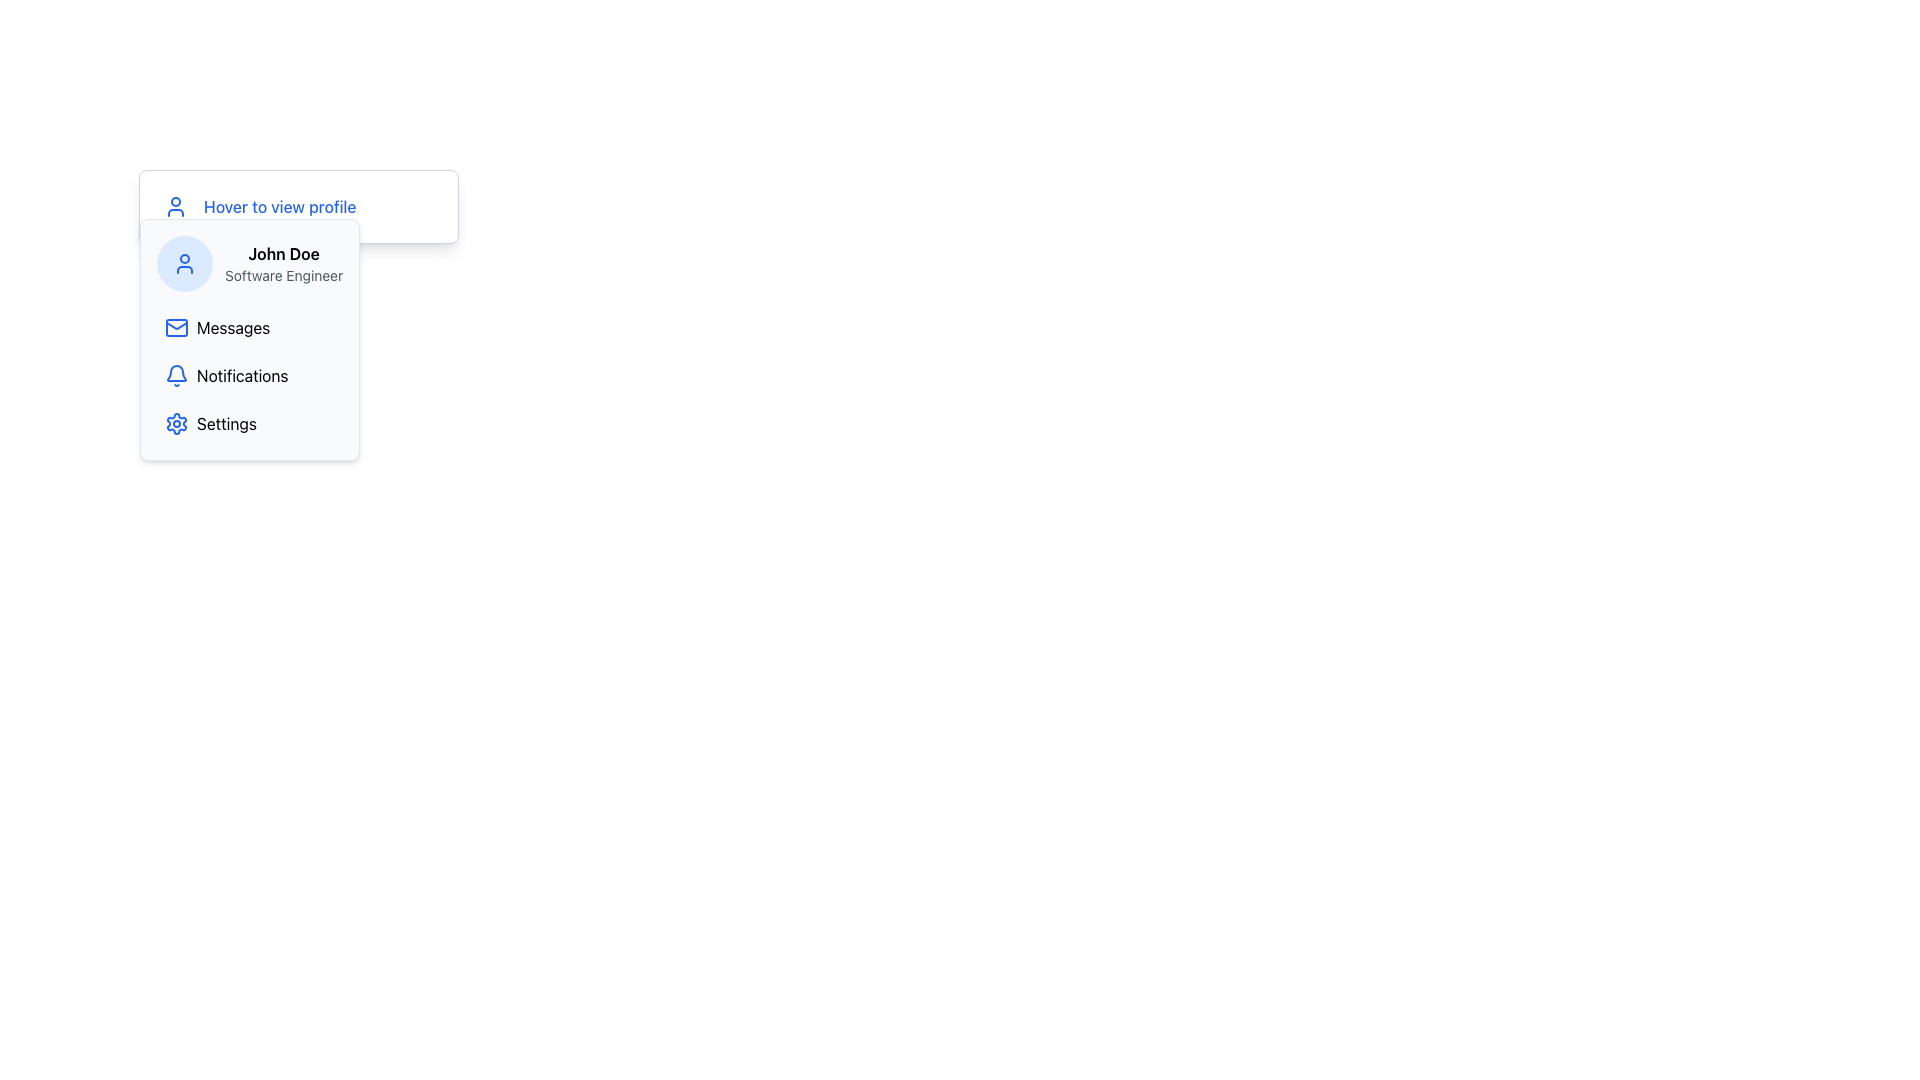 The width and height of the screenshot is (1920, 1080). What do you see at coordinates (185, 262) in the screenshot?
I see `the user profile icon located at the top-left corner of the user profile card, which is centered inside a circular, light-blue background area` at bounding box center [185, 262].